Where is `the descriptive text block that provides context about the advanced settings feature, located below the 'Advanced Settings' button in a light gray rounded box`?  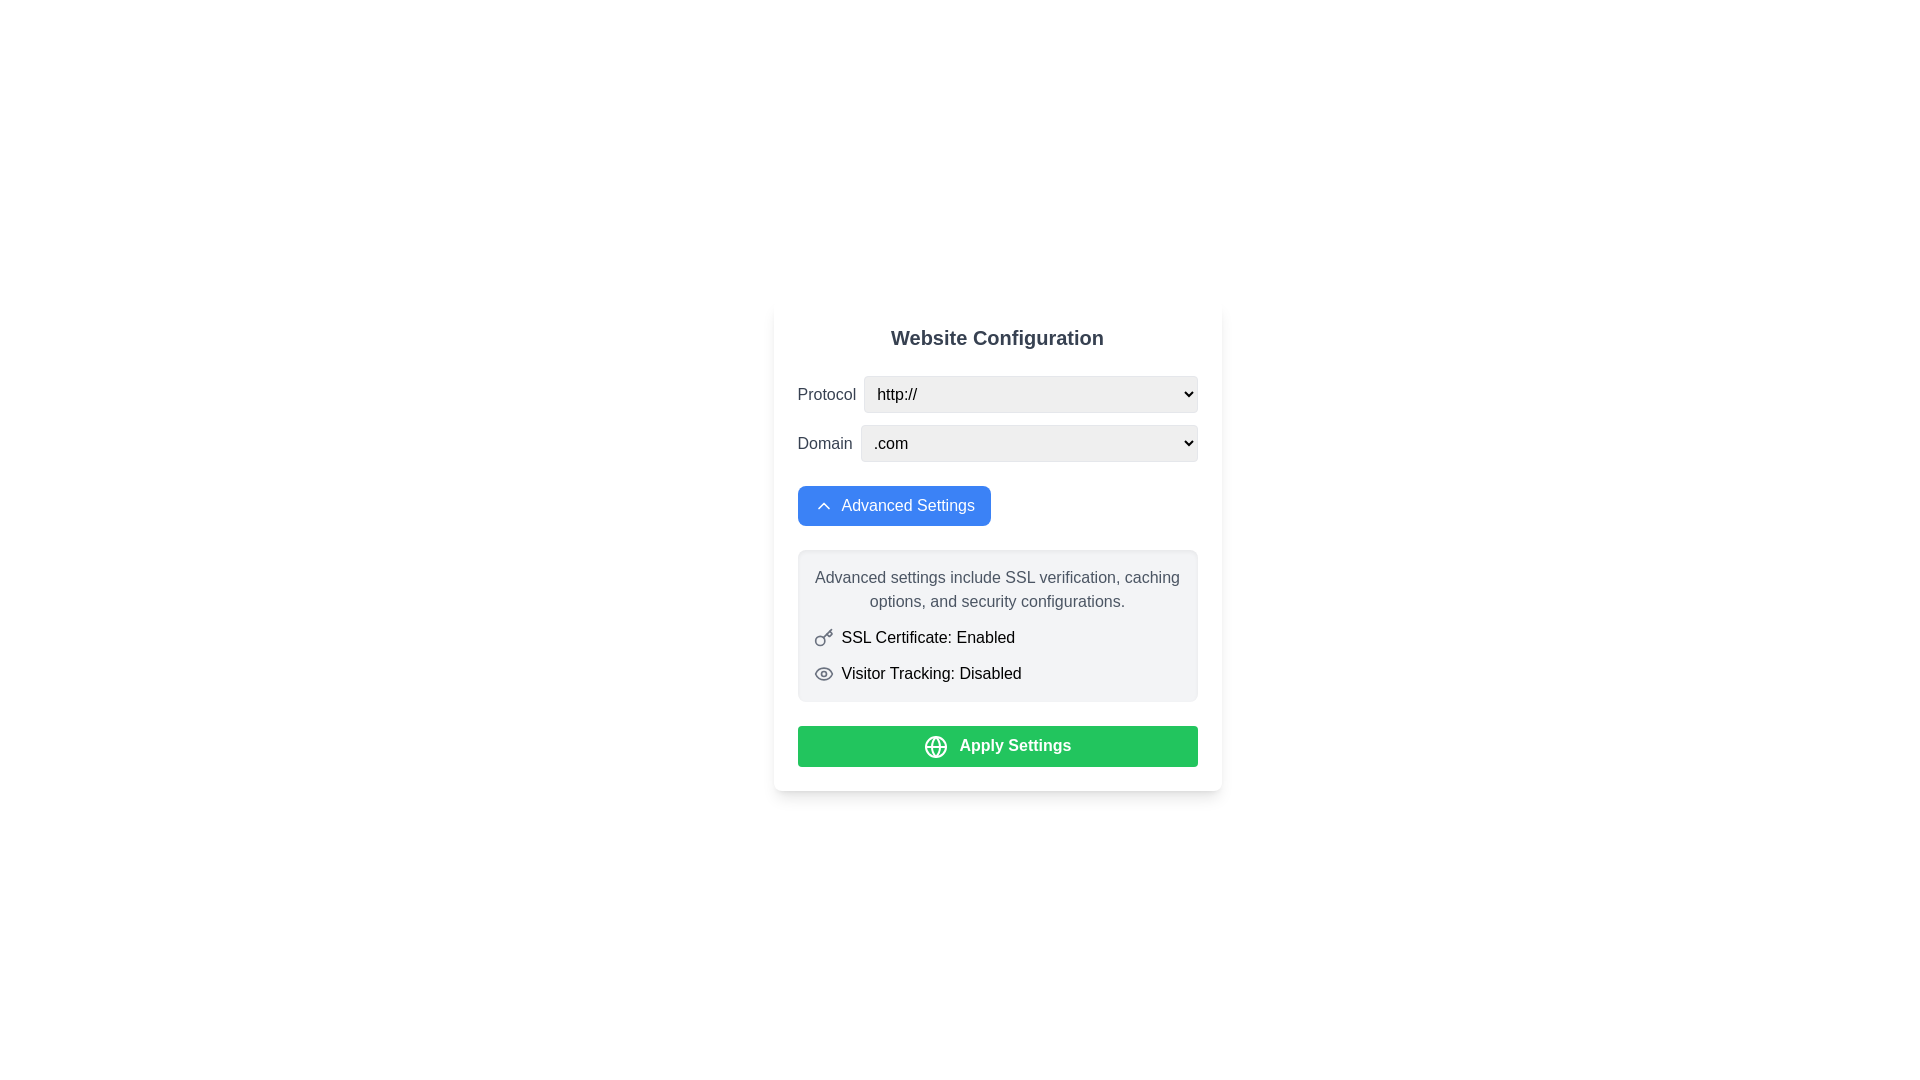 the descriptive text block that provides context about the advanced settings feature, located below the 'Advanced Settings' button in a light gray rounded box is located at coordinates (997, 589).